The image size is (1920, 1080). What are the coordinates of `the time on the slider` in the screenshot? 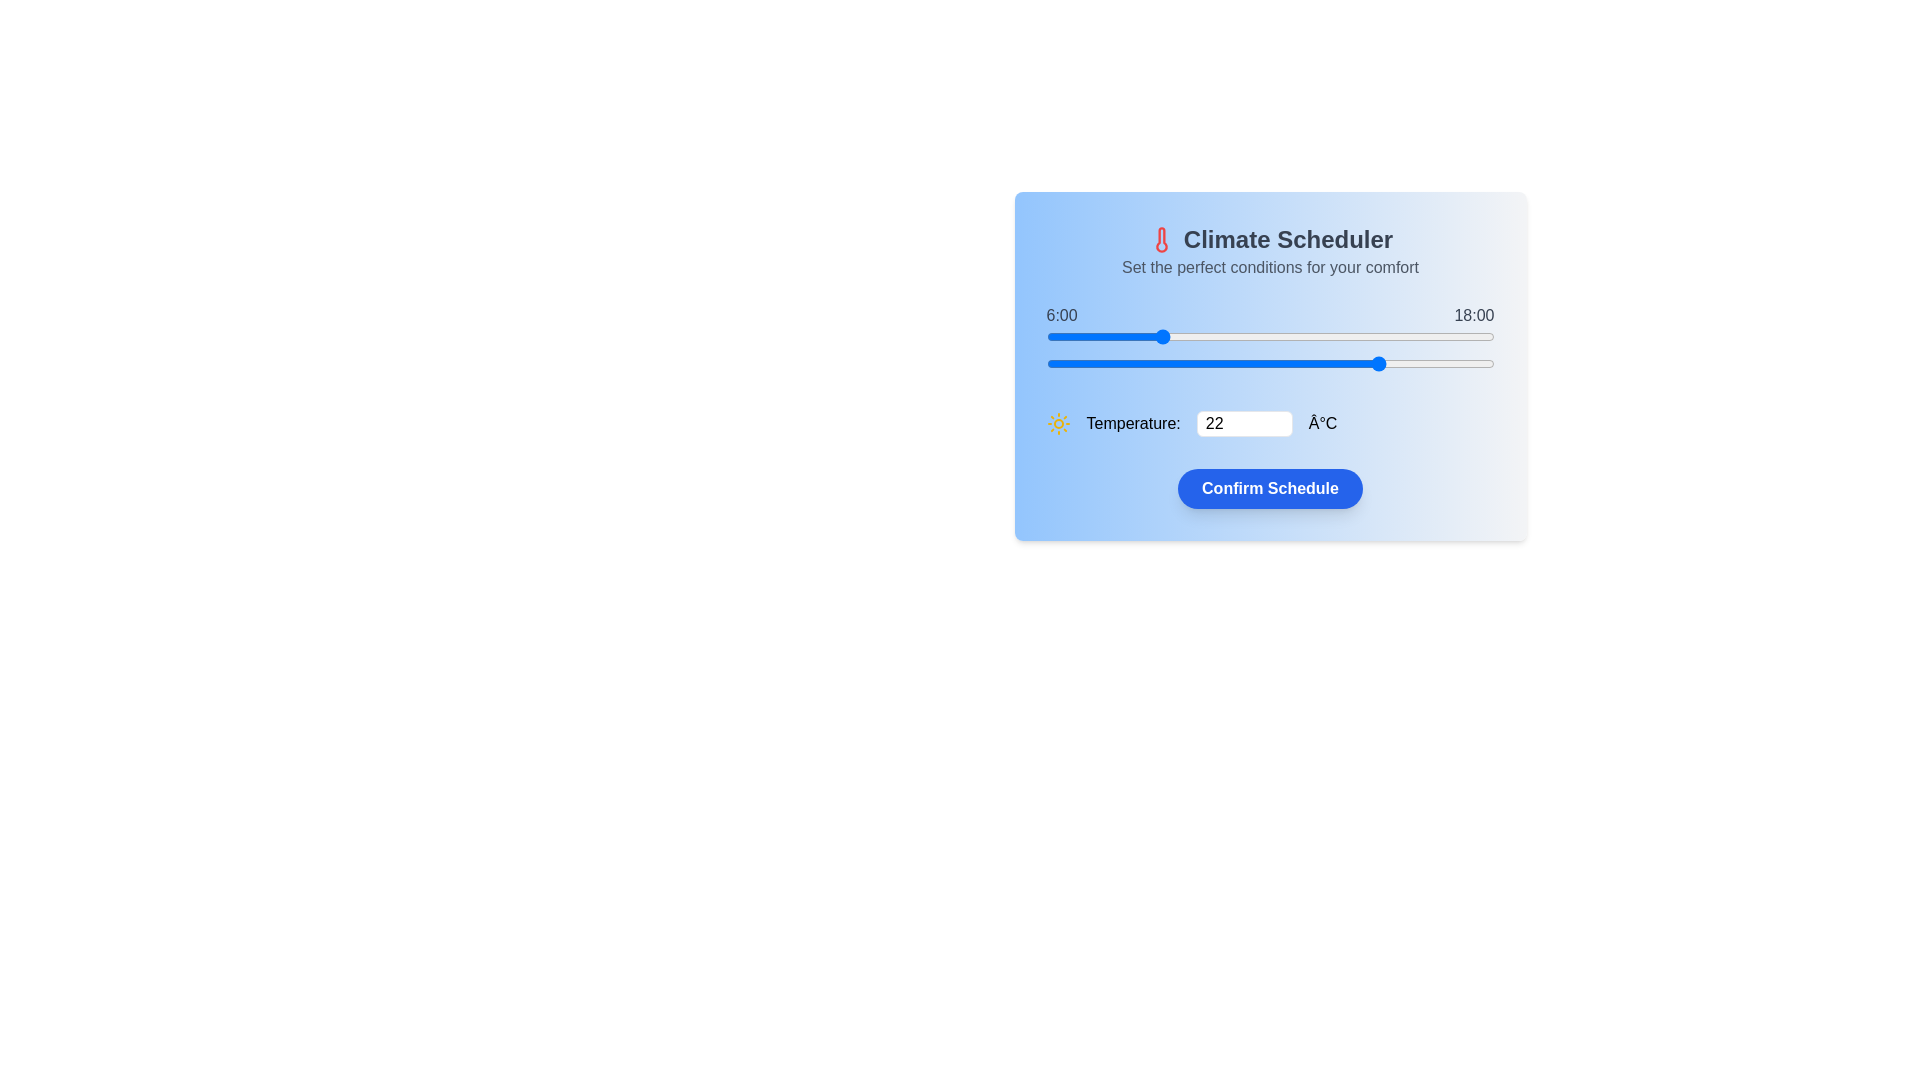 It's located at (1101, 335).